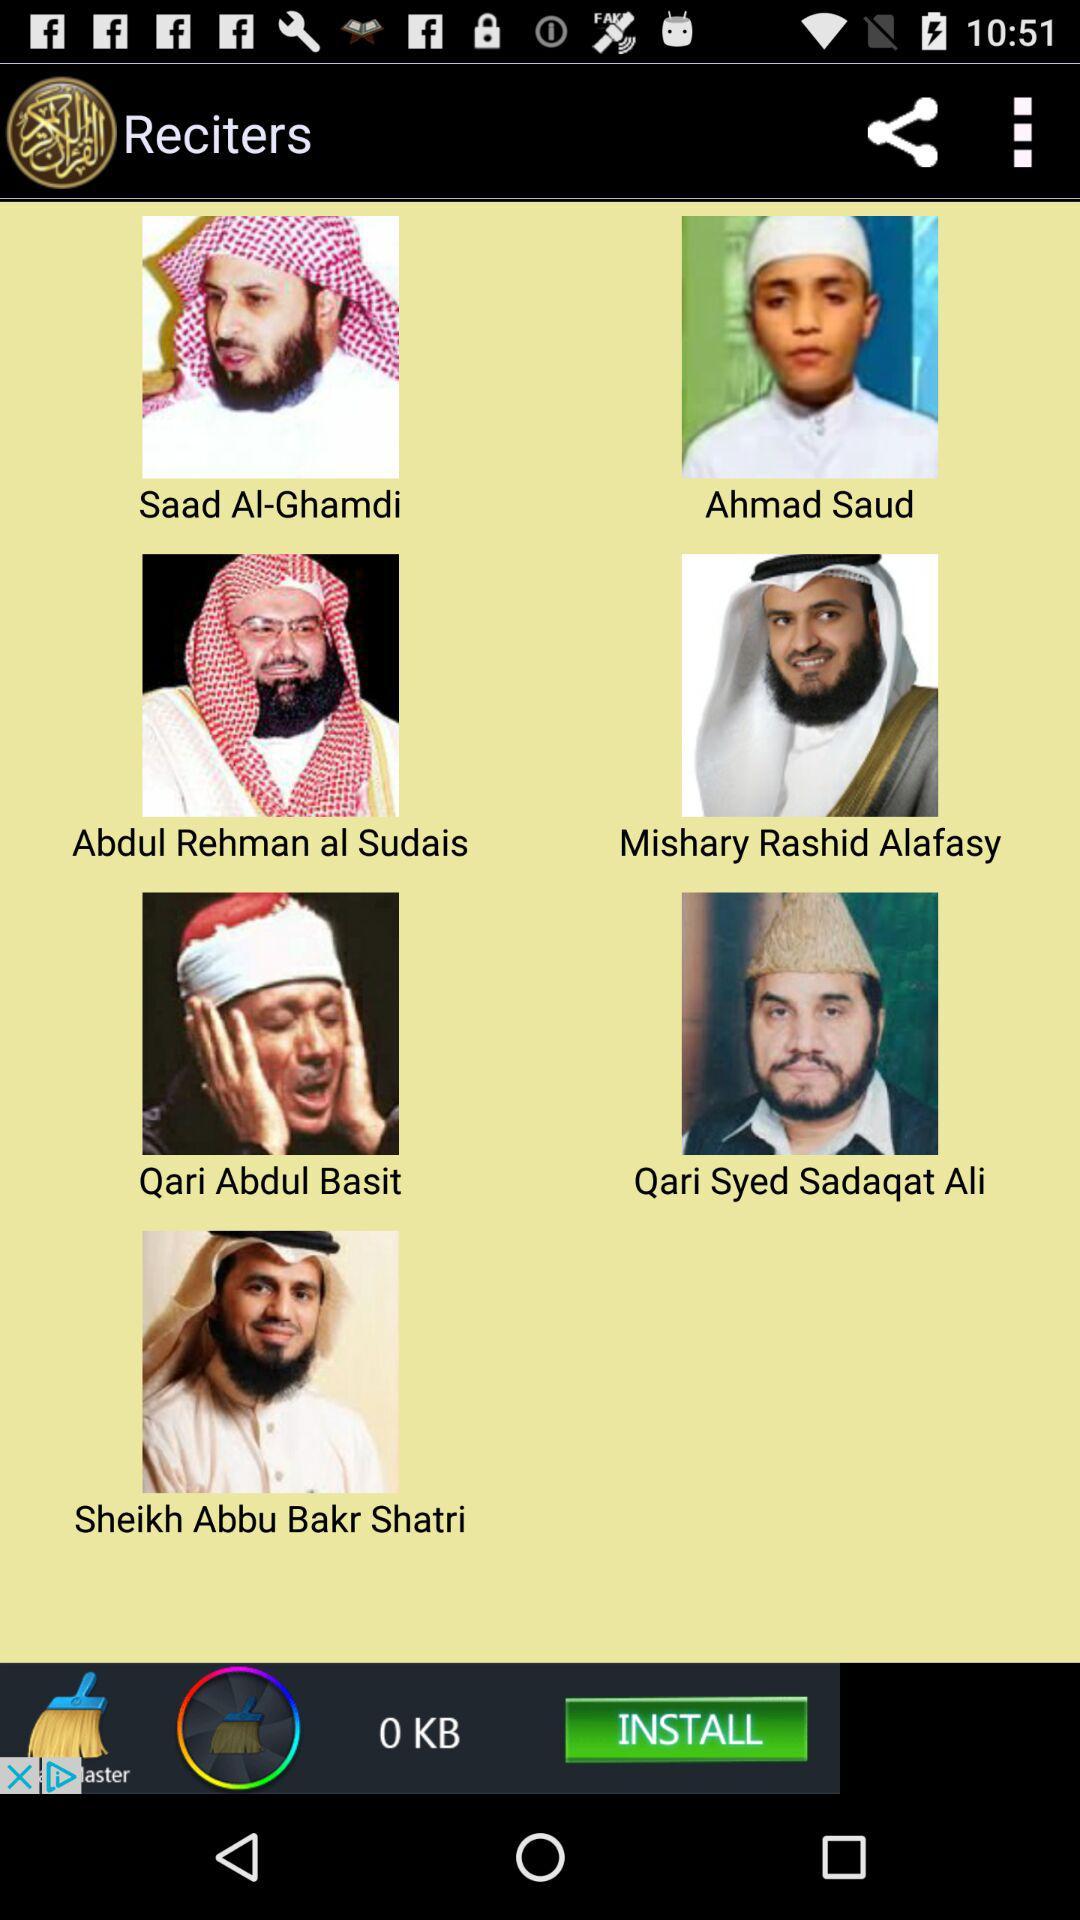 Image resolution: width=1080 pixels, height=1920 pixels. Describe the element at coordinates (902, 131) in the screenshot. I see `sharing files` at that location.